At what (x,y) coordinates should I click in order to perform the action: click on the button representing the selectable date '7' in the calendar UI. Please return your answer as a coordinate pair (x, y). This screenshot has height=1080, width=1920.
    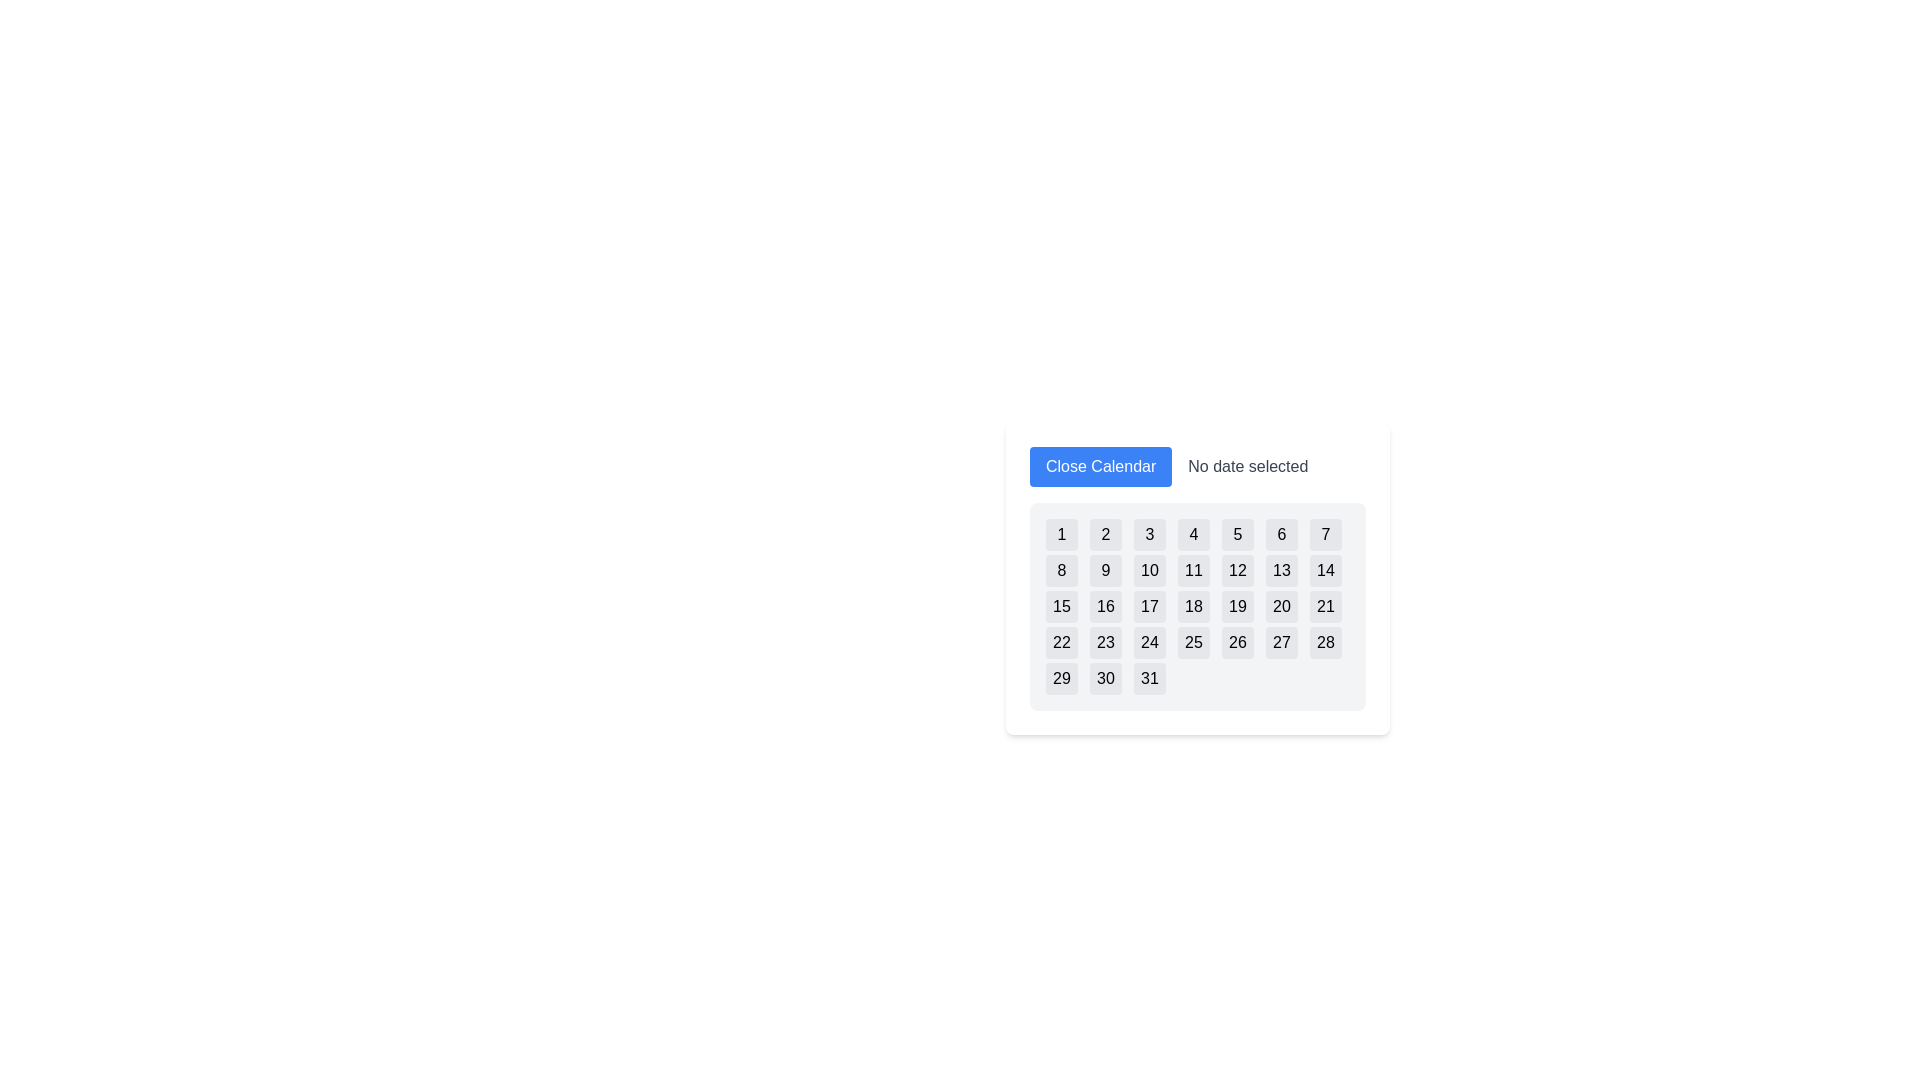
    Looking at the image, I should click on (1325, 534).